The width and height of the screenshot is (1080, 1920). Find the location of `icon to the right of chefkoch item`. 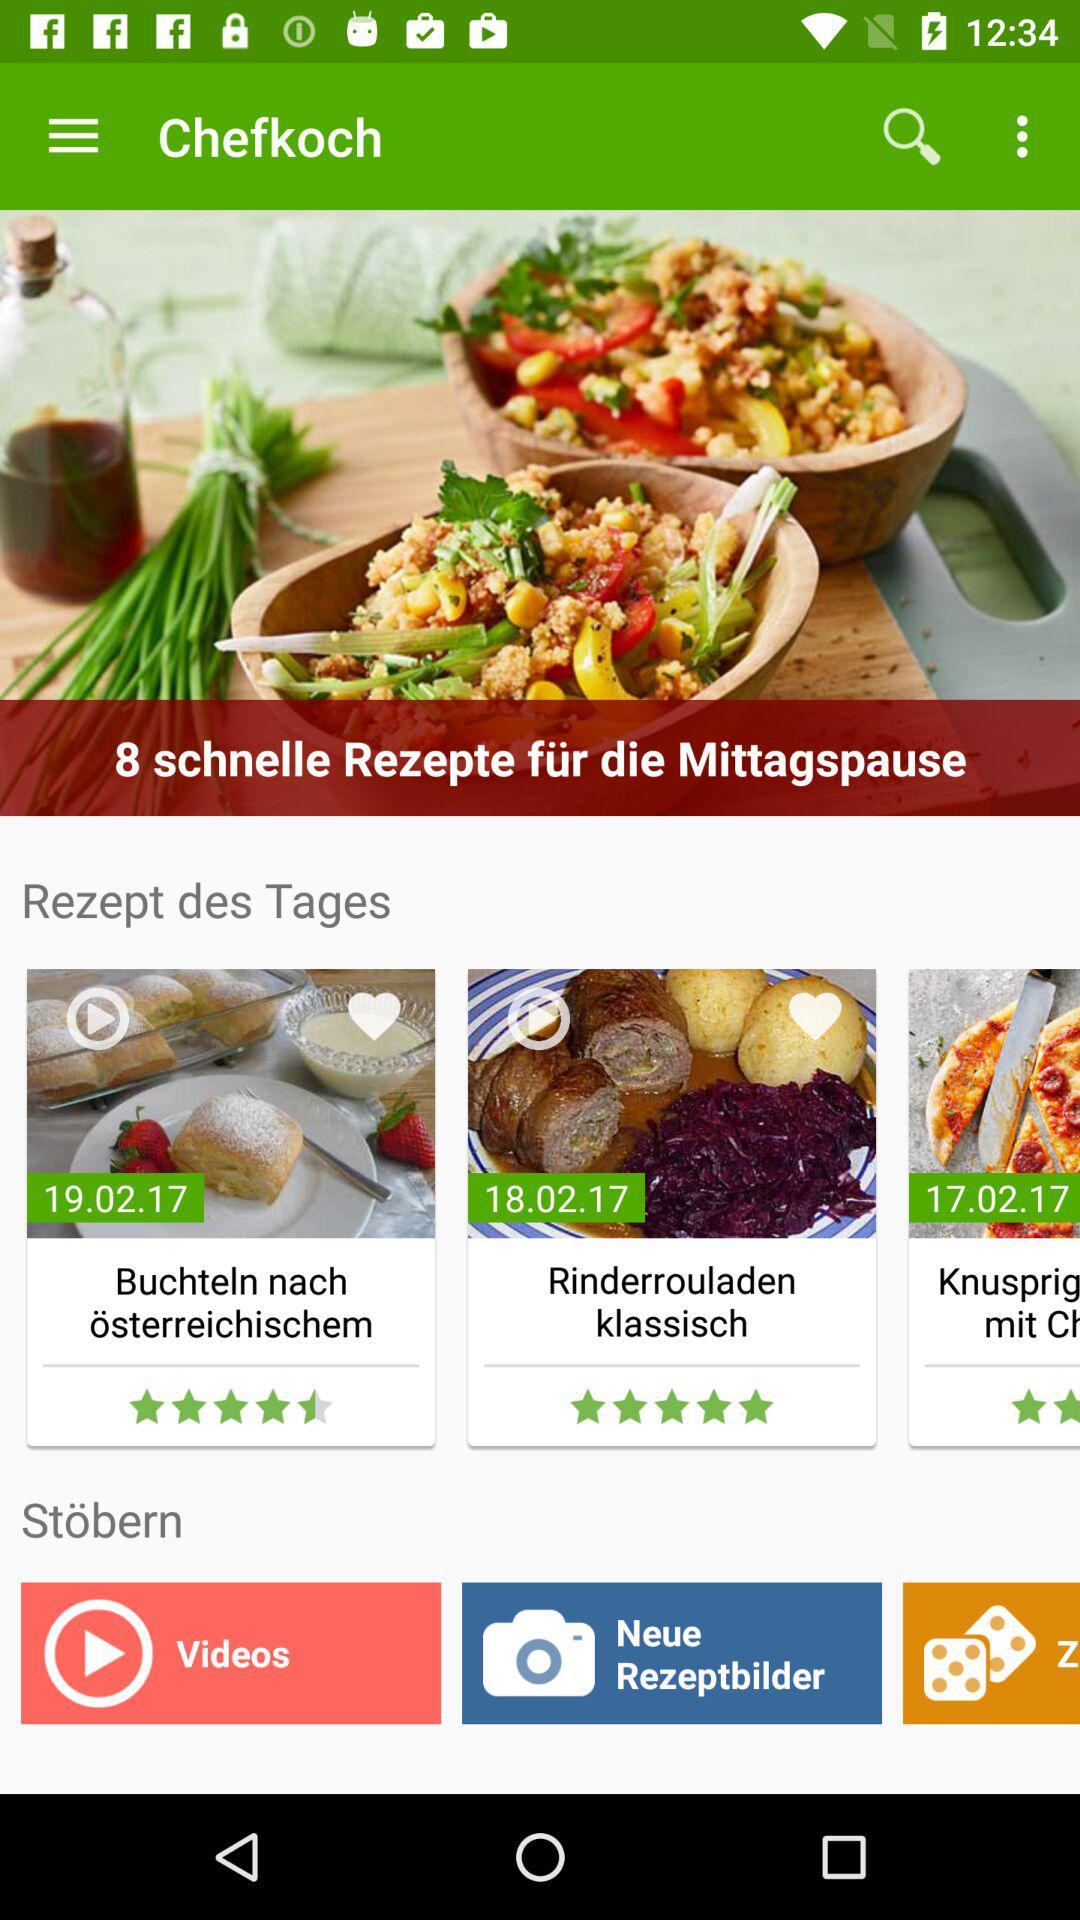

icon to the right of chefkoch item is located at coordinates (911, 135).